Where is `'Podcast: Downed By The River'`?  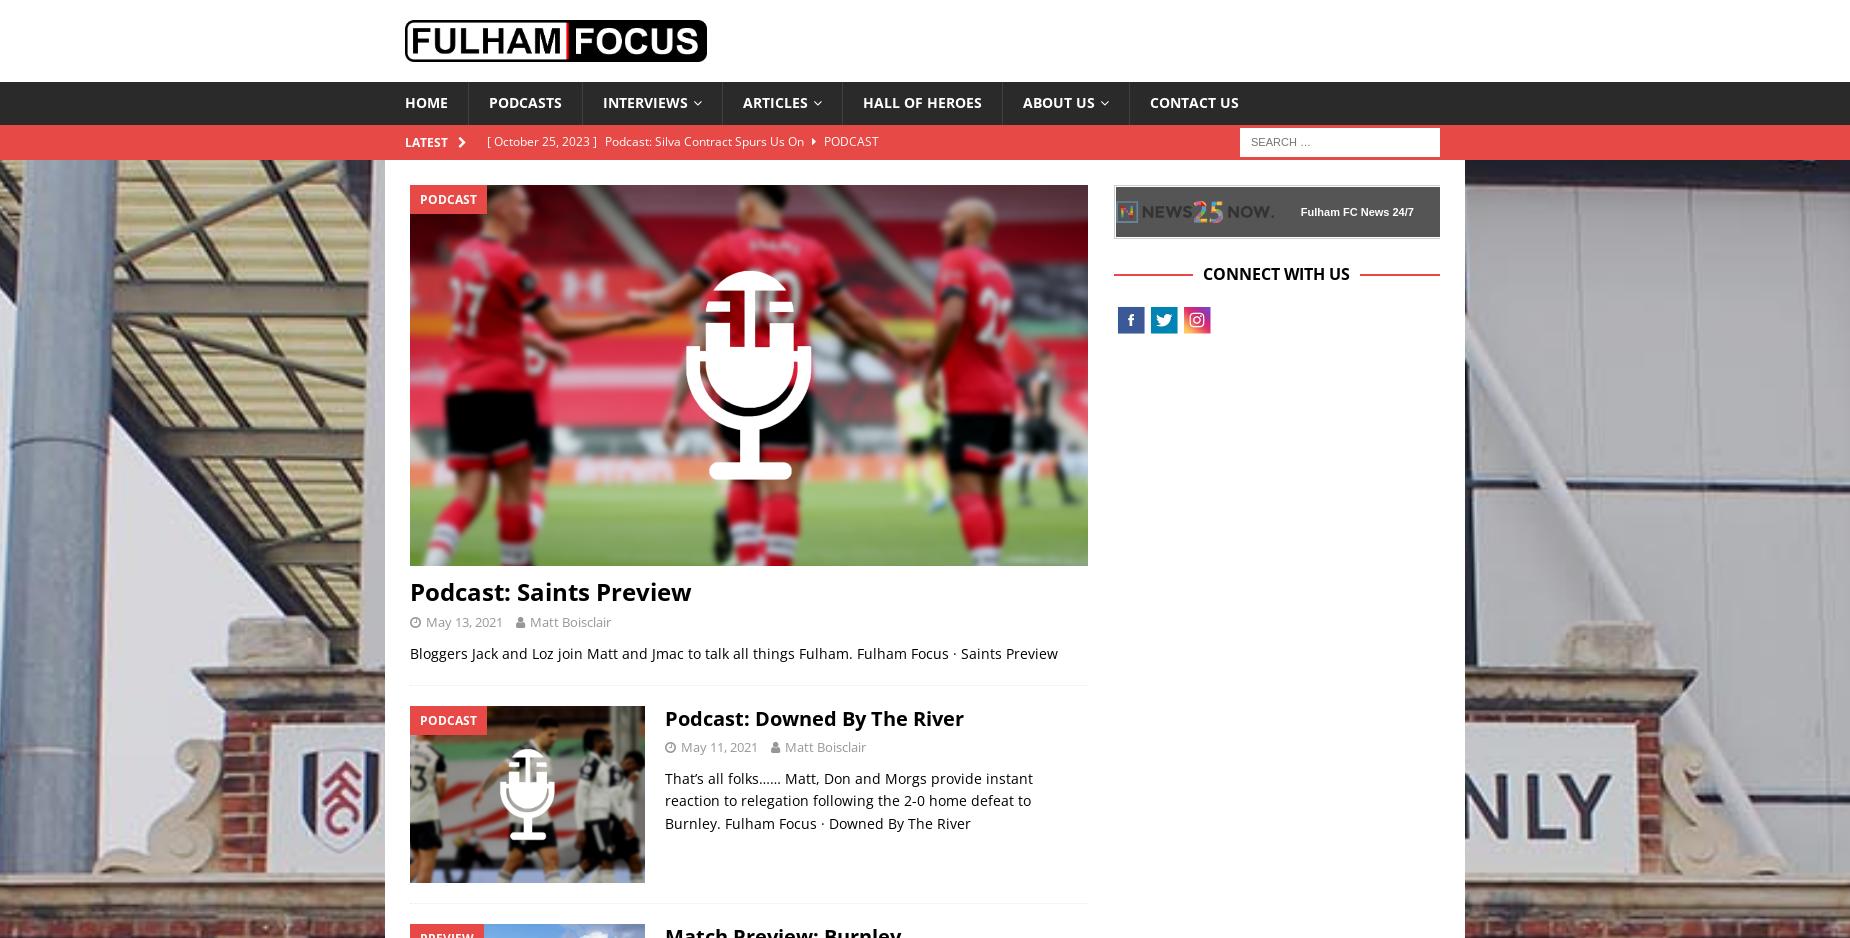 'Podcast: Downed By The River' is located at coordinates (665, 716).